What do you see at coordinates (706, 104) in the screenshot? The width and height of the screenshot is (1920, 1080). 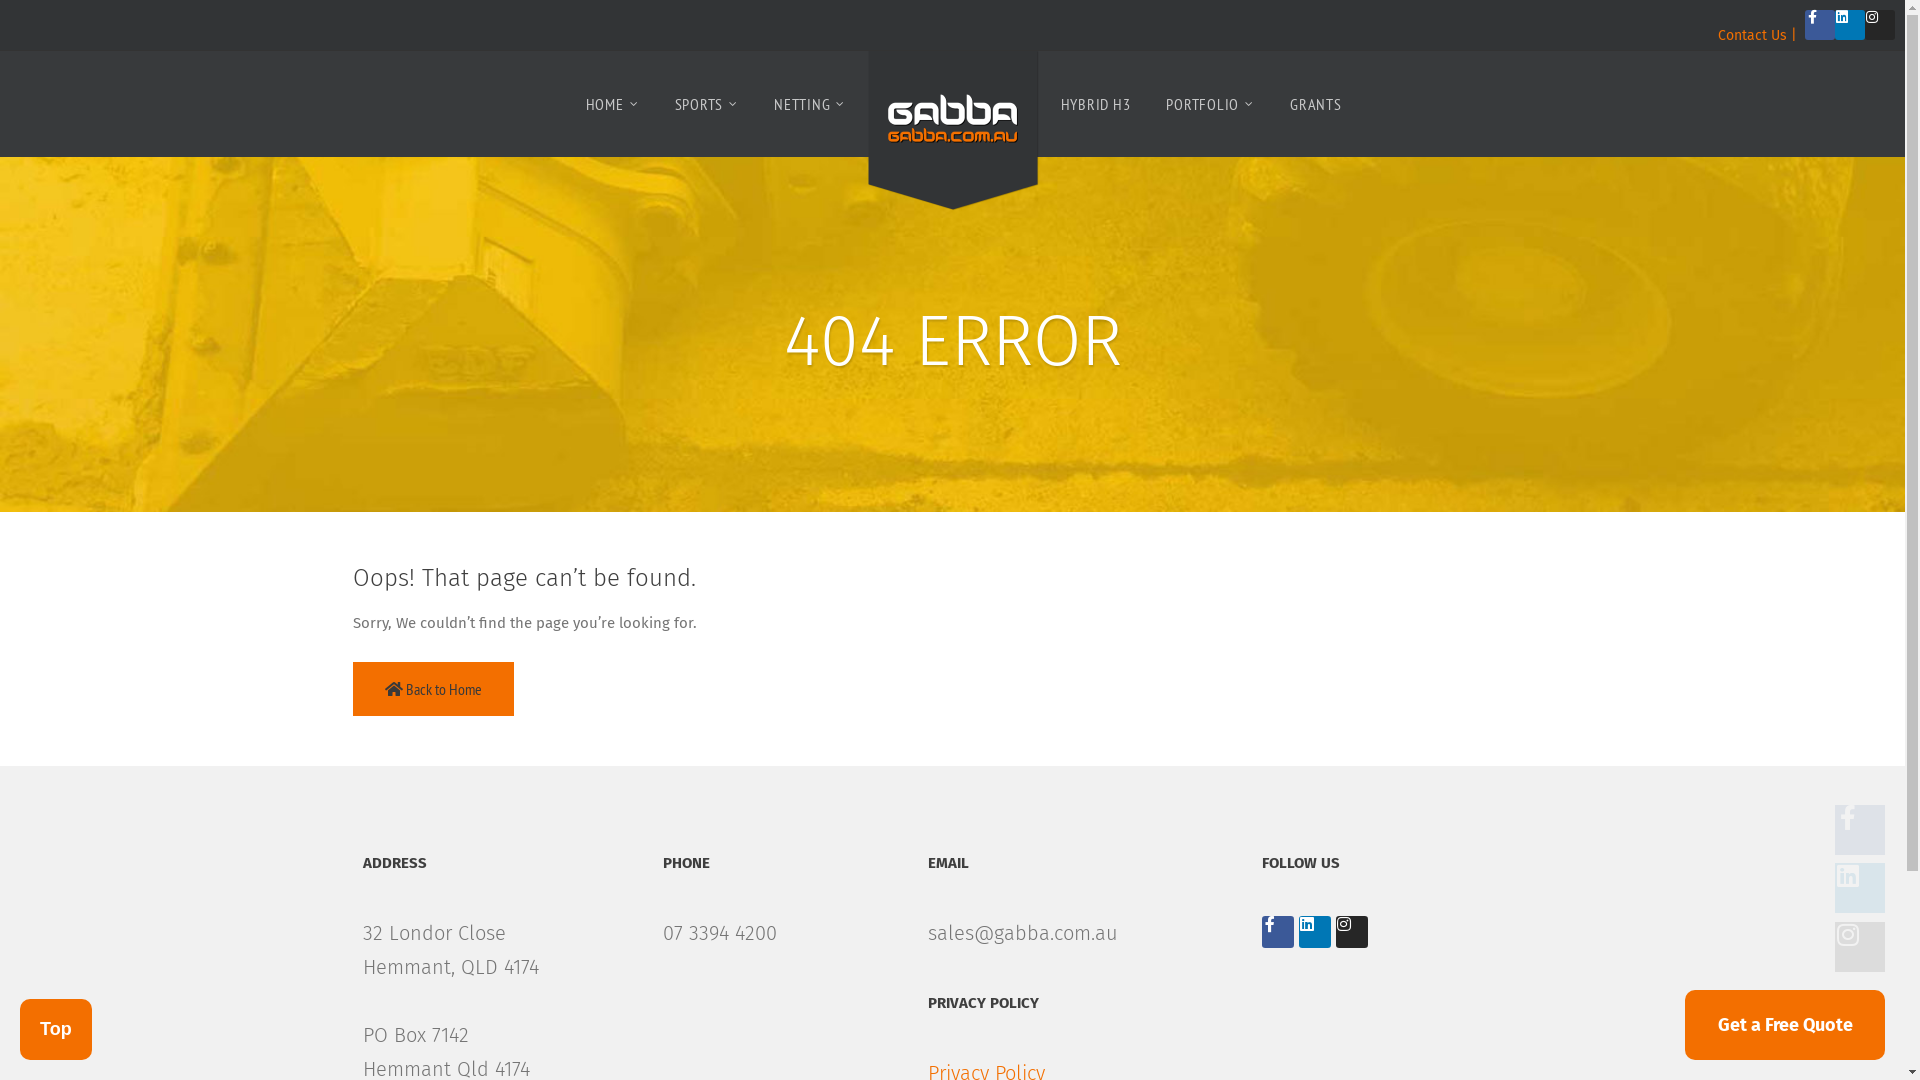 I see `'SPORTS'` at bounding box center [706, 104].